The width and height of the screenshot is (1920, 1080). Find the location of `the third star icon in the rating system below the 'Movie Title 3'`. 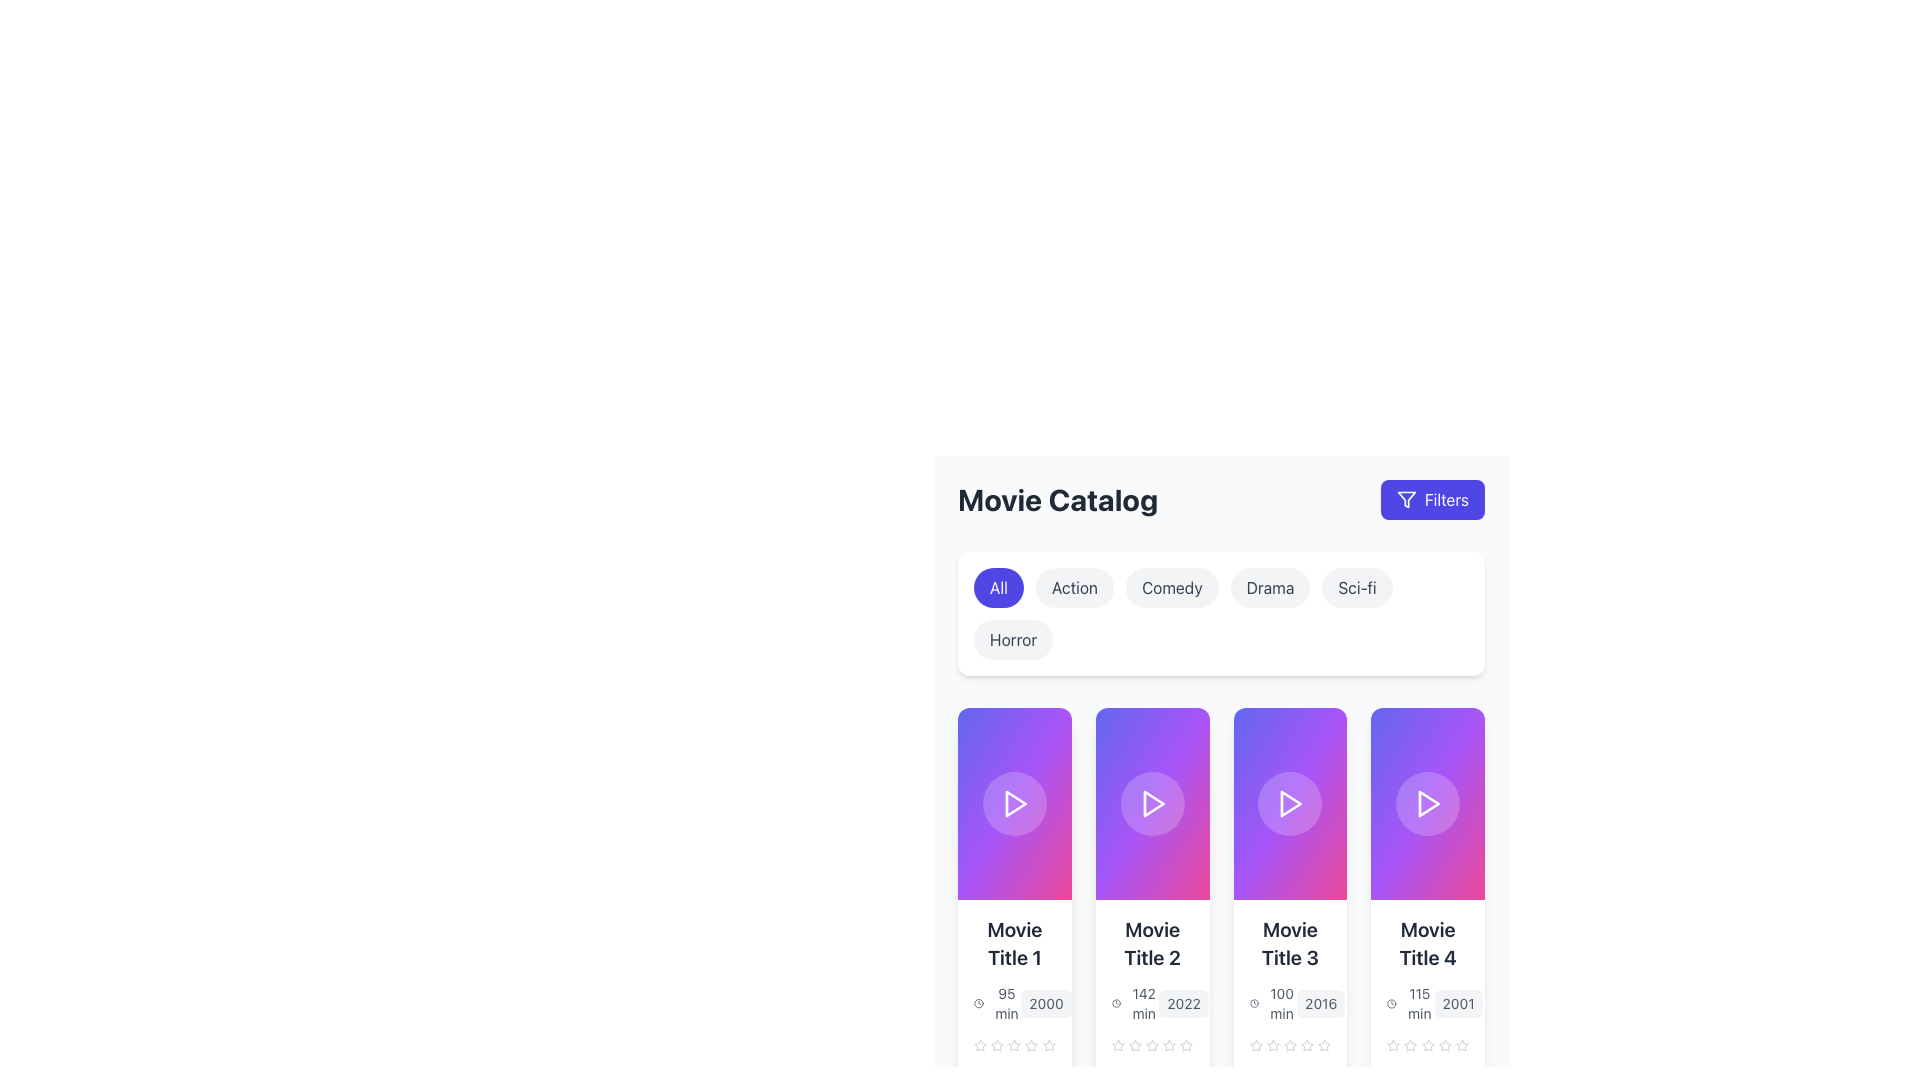

the third star icon in the rating system below the 'Movie Title 3' is located at coordinates (1272, 1044).